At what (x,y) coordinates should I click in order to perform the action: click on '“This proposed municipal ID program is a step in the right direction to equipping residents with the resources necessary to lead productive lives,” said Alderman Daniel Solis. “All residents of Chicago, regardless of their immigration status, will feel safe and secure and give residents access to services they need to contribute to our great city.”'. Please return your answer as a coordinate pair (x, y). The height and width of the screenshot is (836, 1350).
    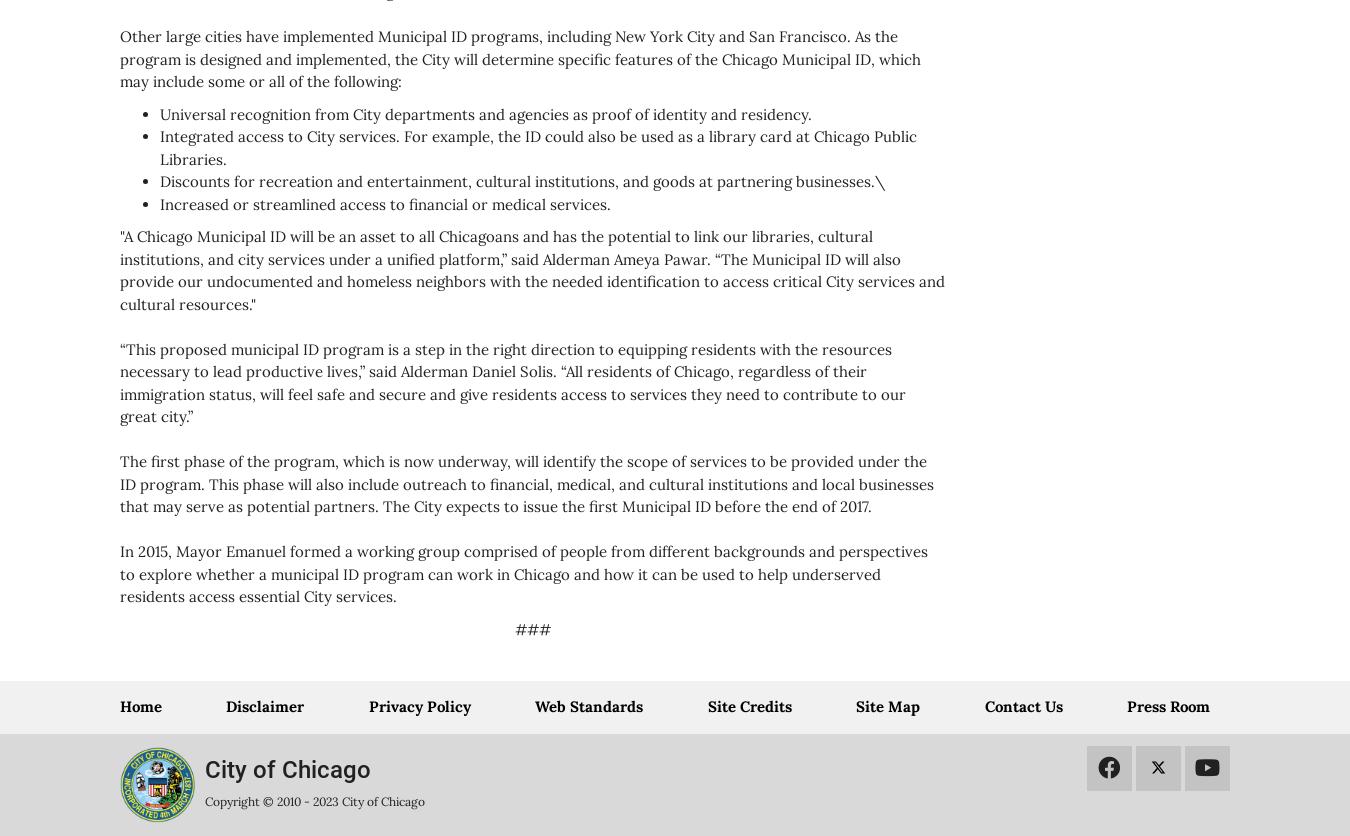
    Looking at the image, I should click on (512, 381).